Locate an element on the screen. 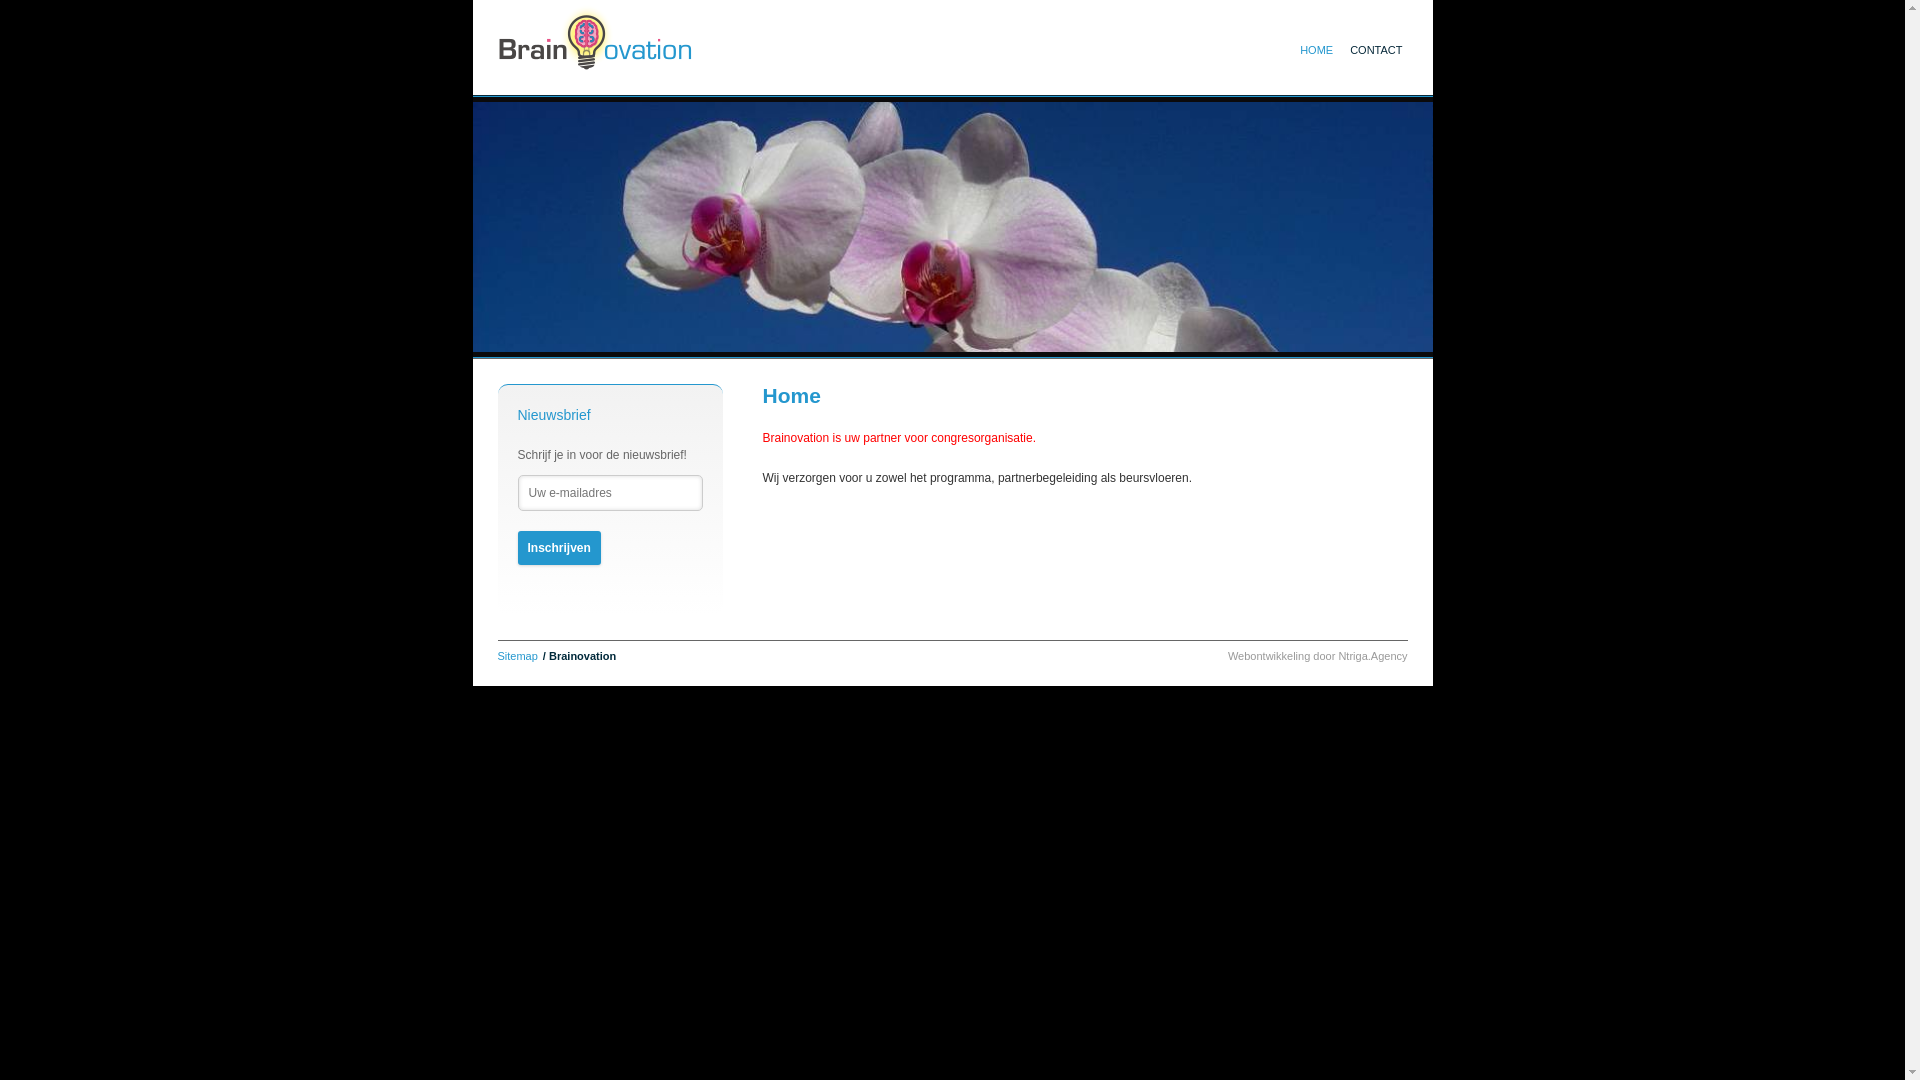 Image resolution: width=1920 pixels, height=1080 pixels. 'Home' is located at coordinates (594, 37).